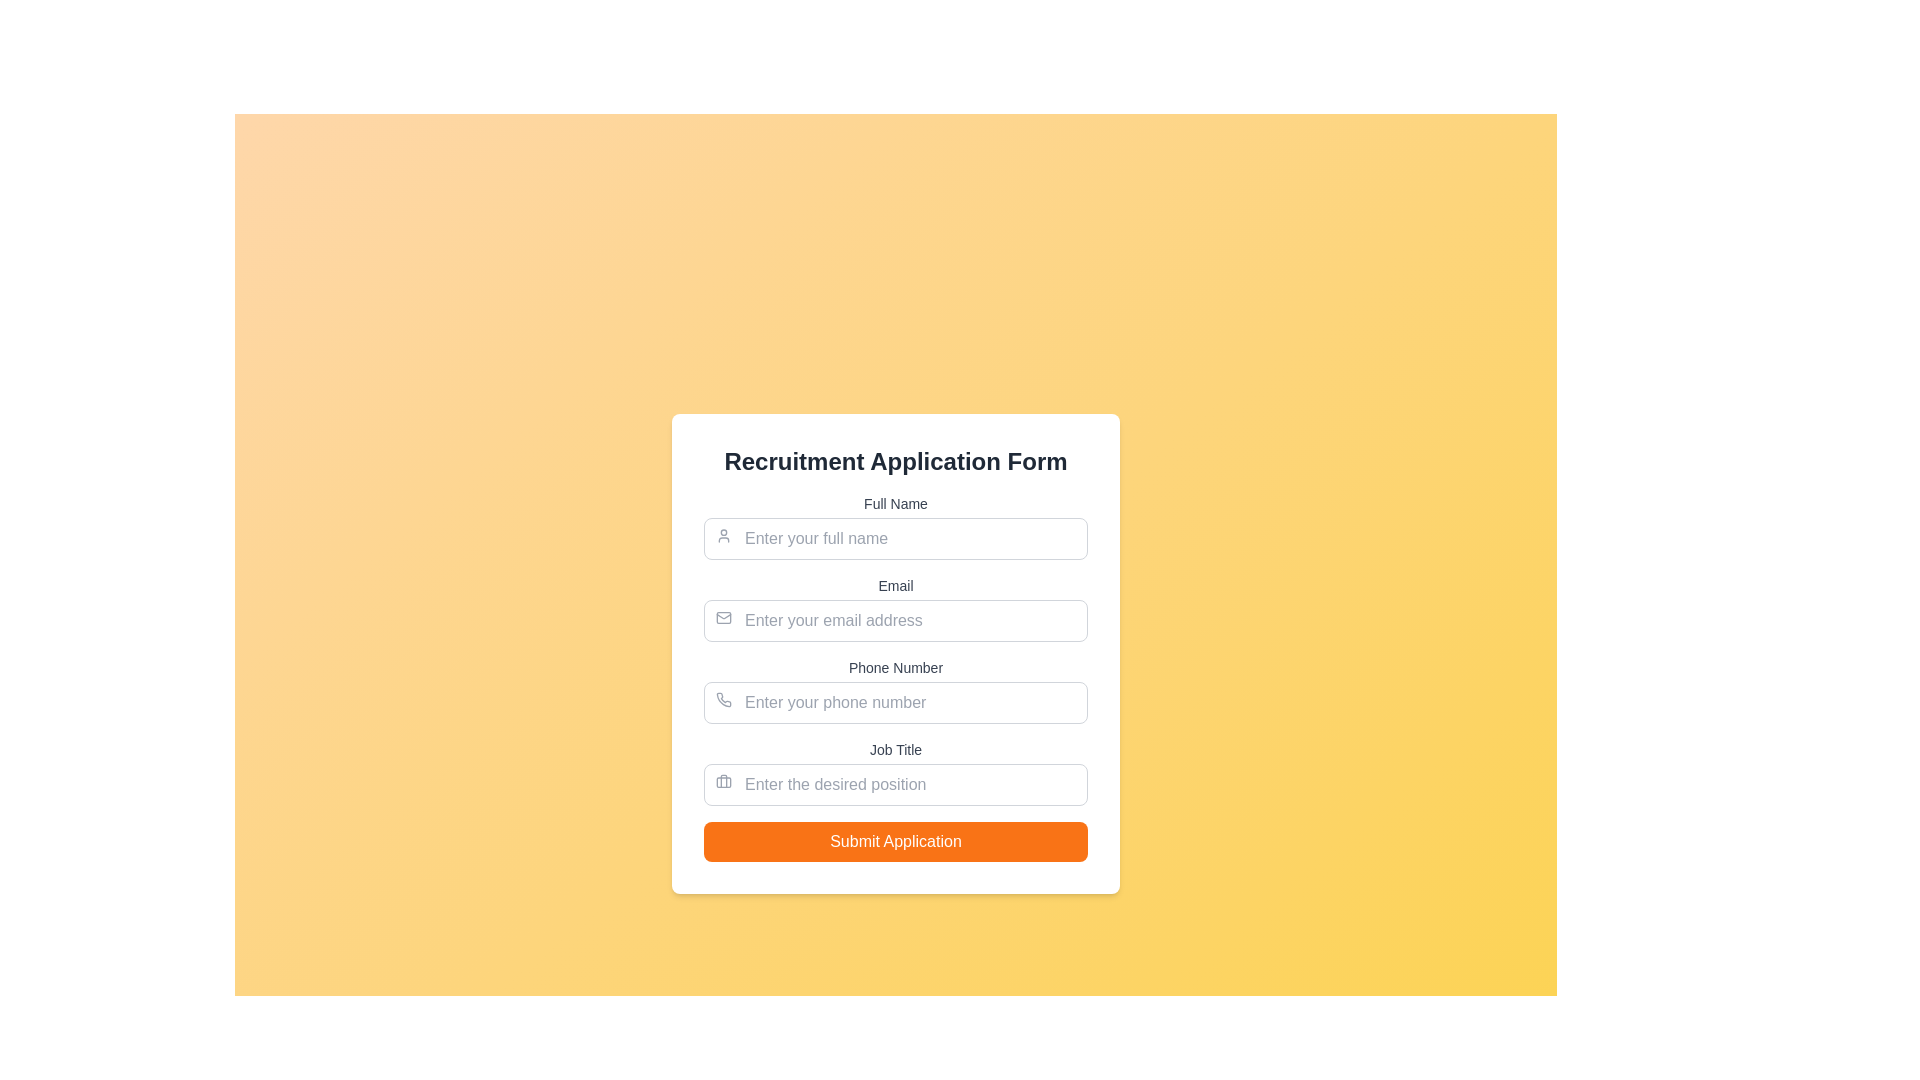  I want to click on the Text Input Field for email entry to set focus, which is located below the 'Email' label and above the 'Phone Number' input field, so click(895, 620).